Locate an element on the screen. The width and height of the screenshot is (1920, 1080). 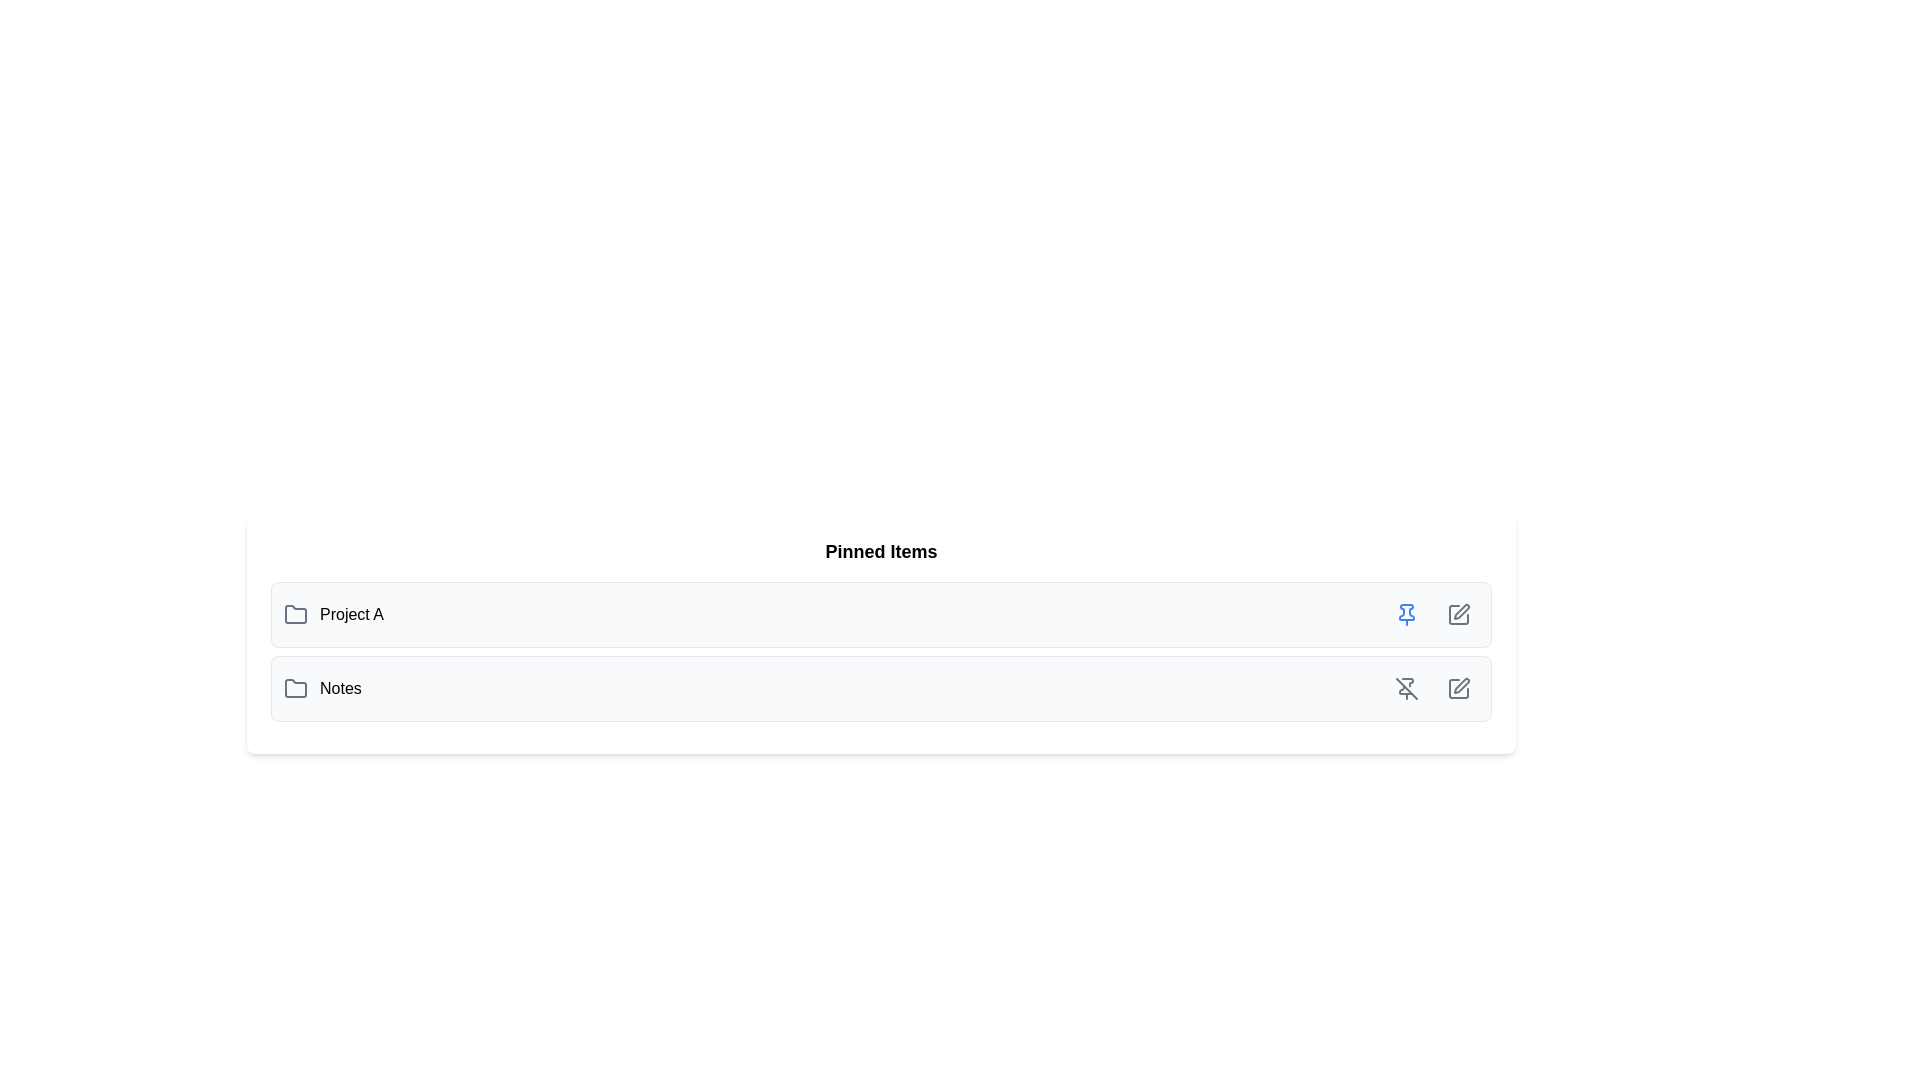
the pin icon located to the right of the list entry labeled 'Project A' is located at coordinates (1405, 613).